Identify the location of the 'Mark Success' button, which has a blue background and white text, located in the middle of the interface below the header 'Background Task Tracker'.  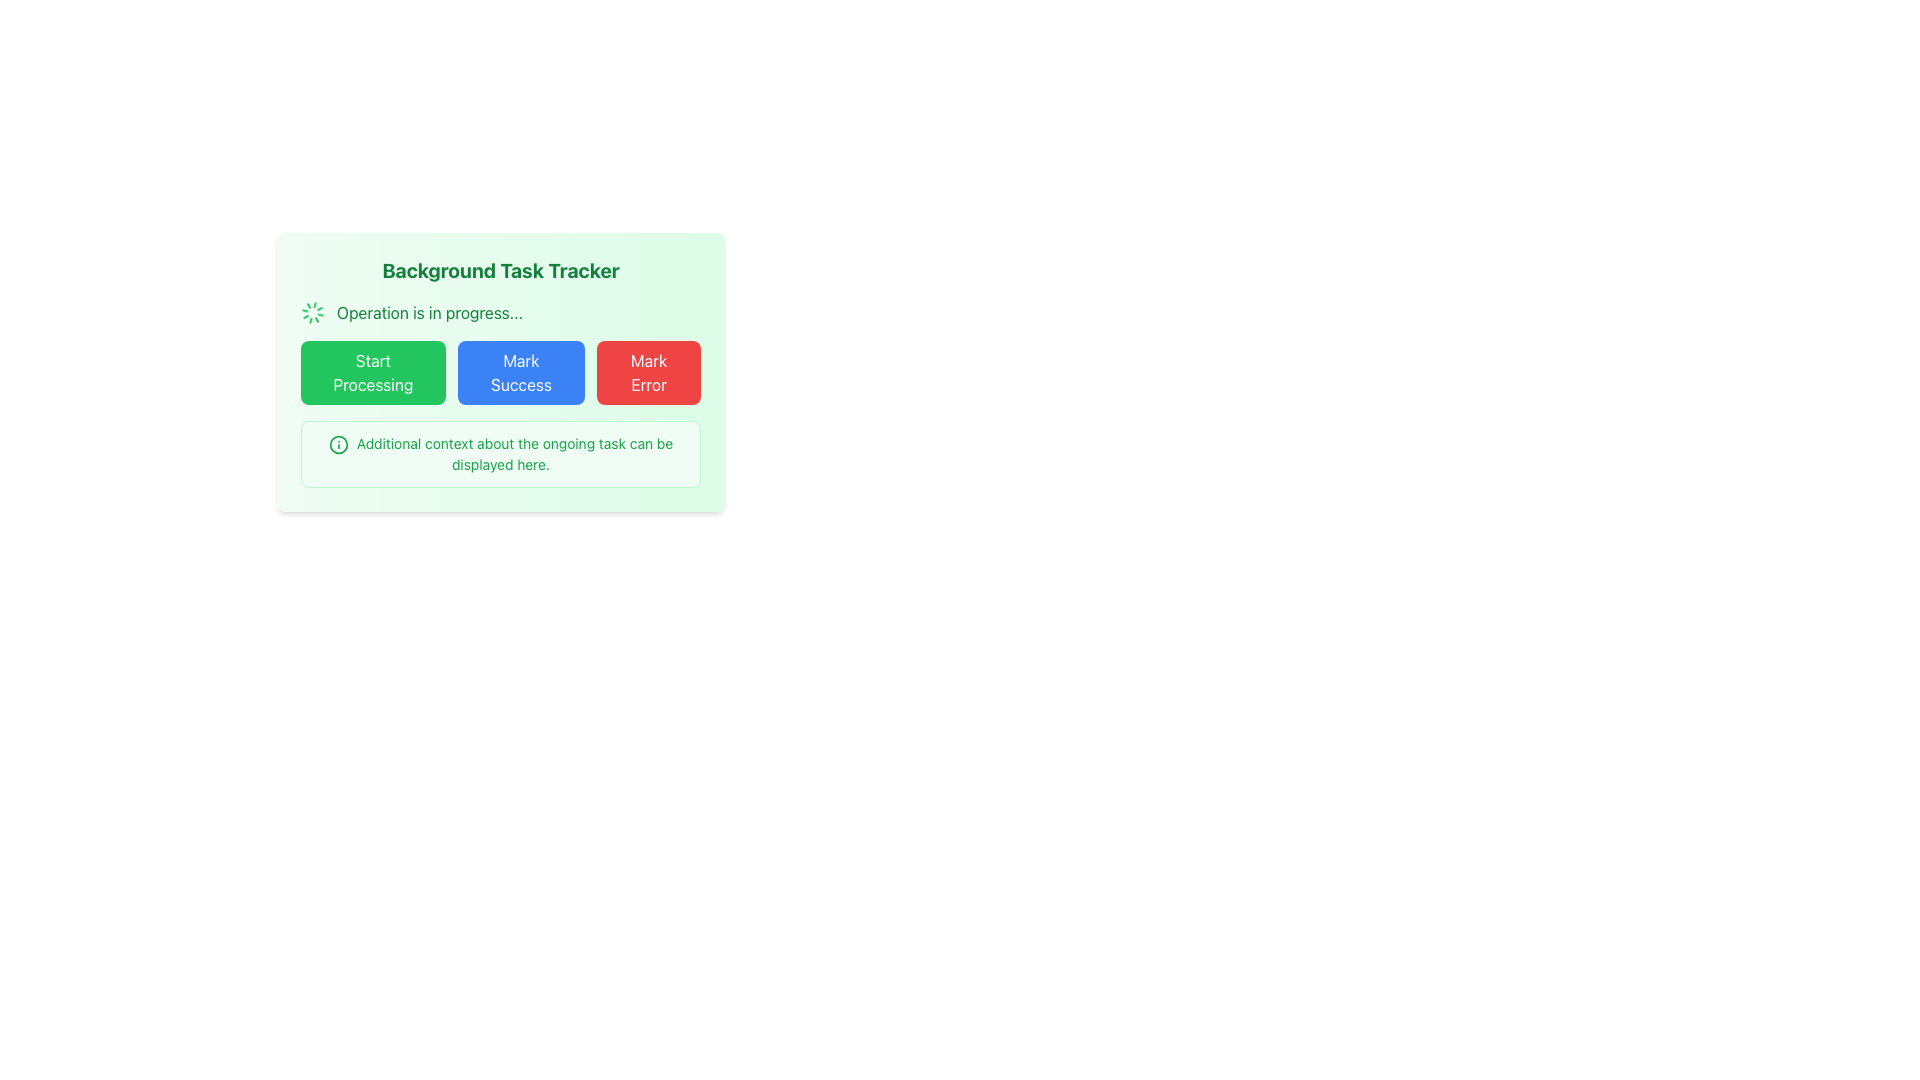
(521, 373).